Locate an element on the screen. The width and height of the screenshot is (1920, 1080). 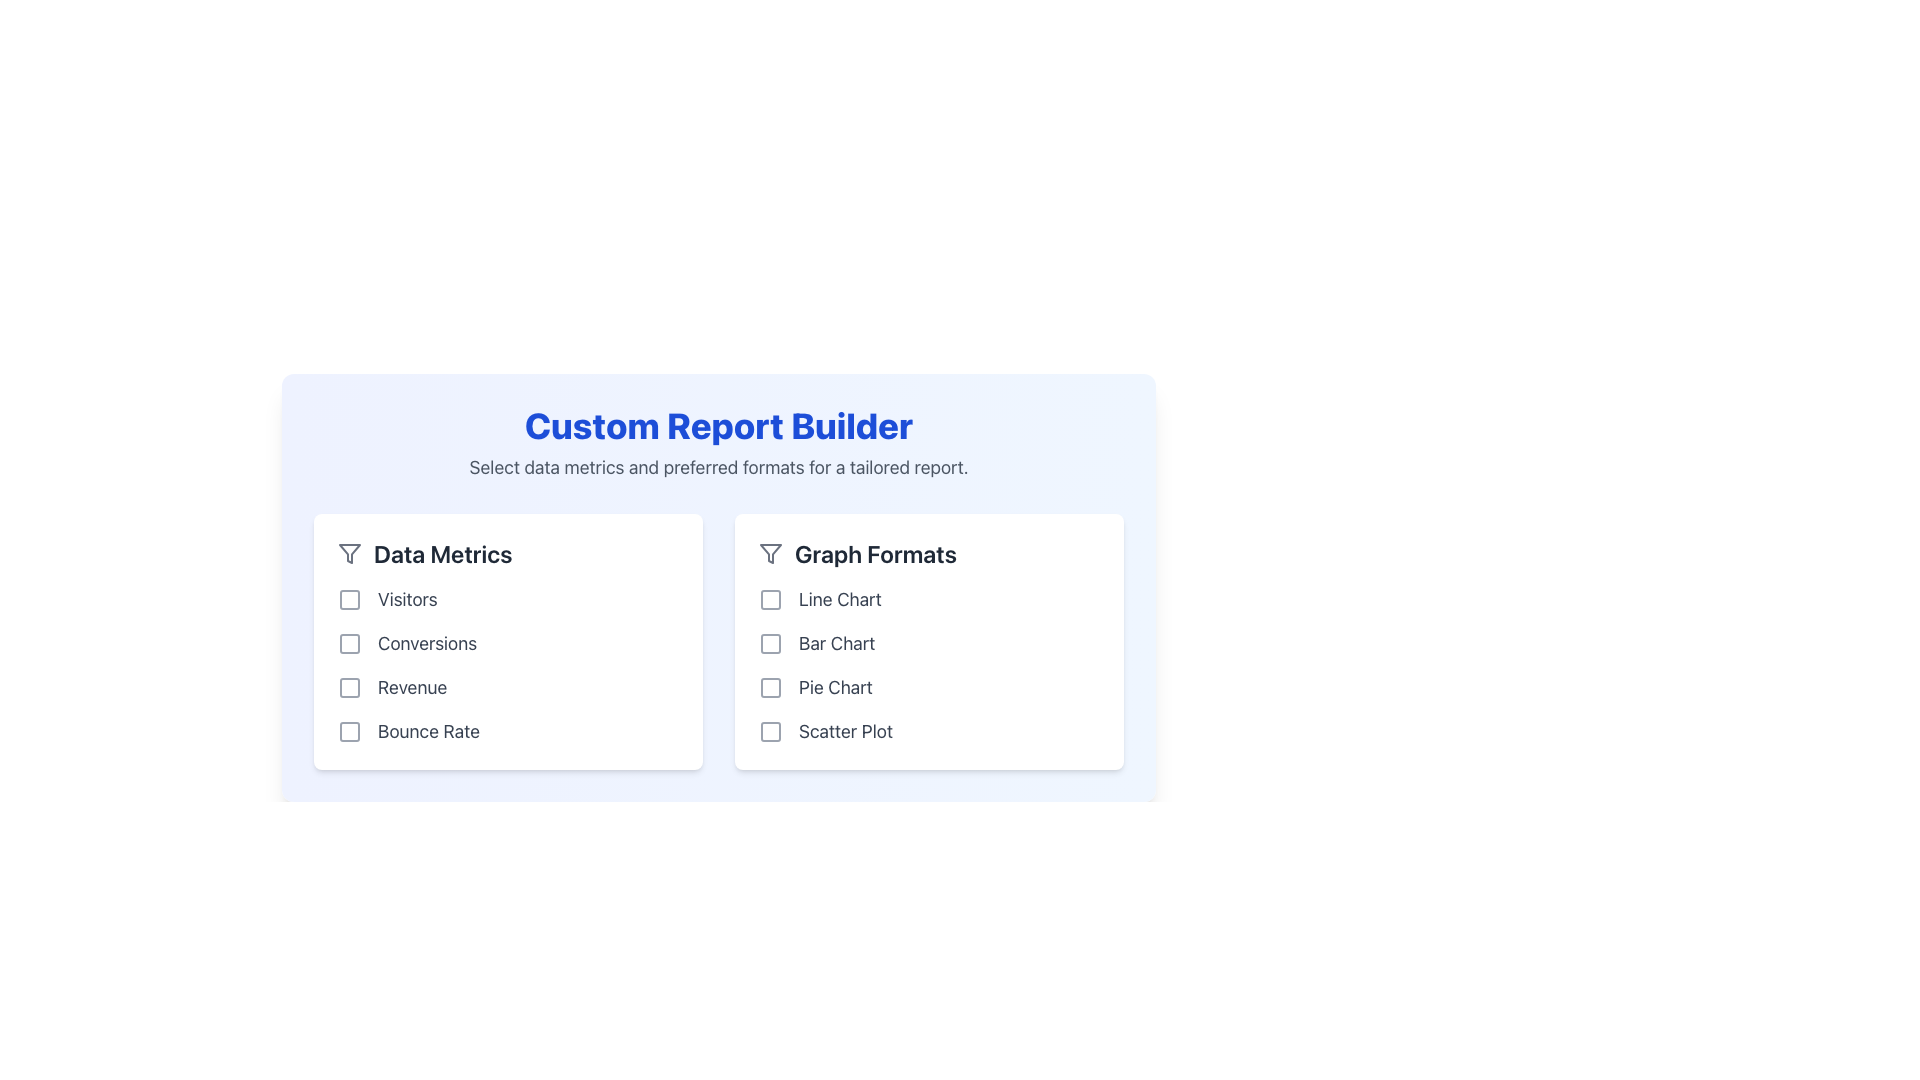
the checkbox icon for the 'Pie Chart' option located in the 'Graph Formats' section is located at coordinates (770, 686).